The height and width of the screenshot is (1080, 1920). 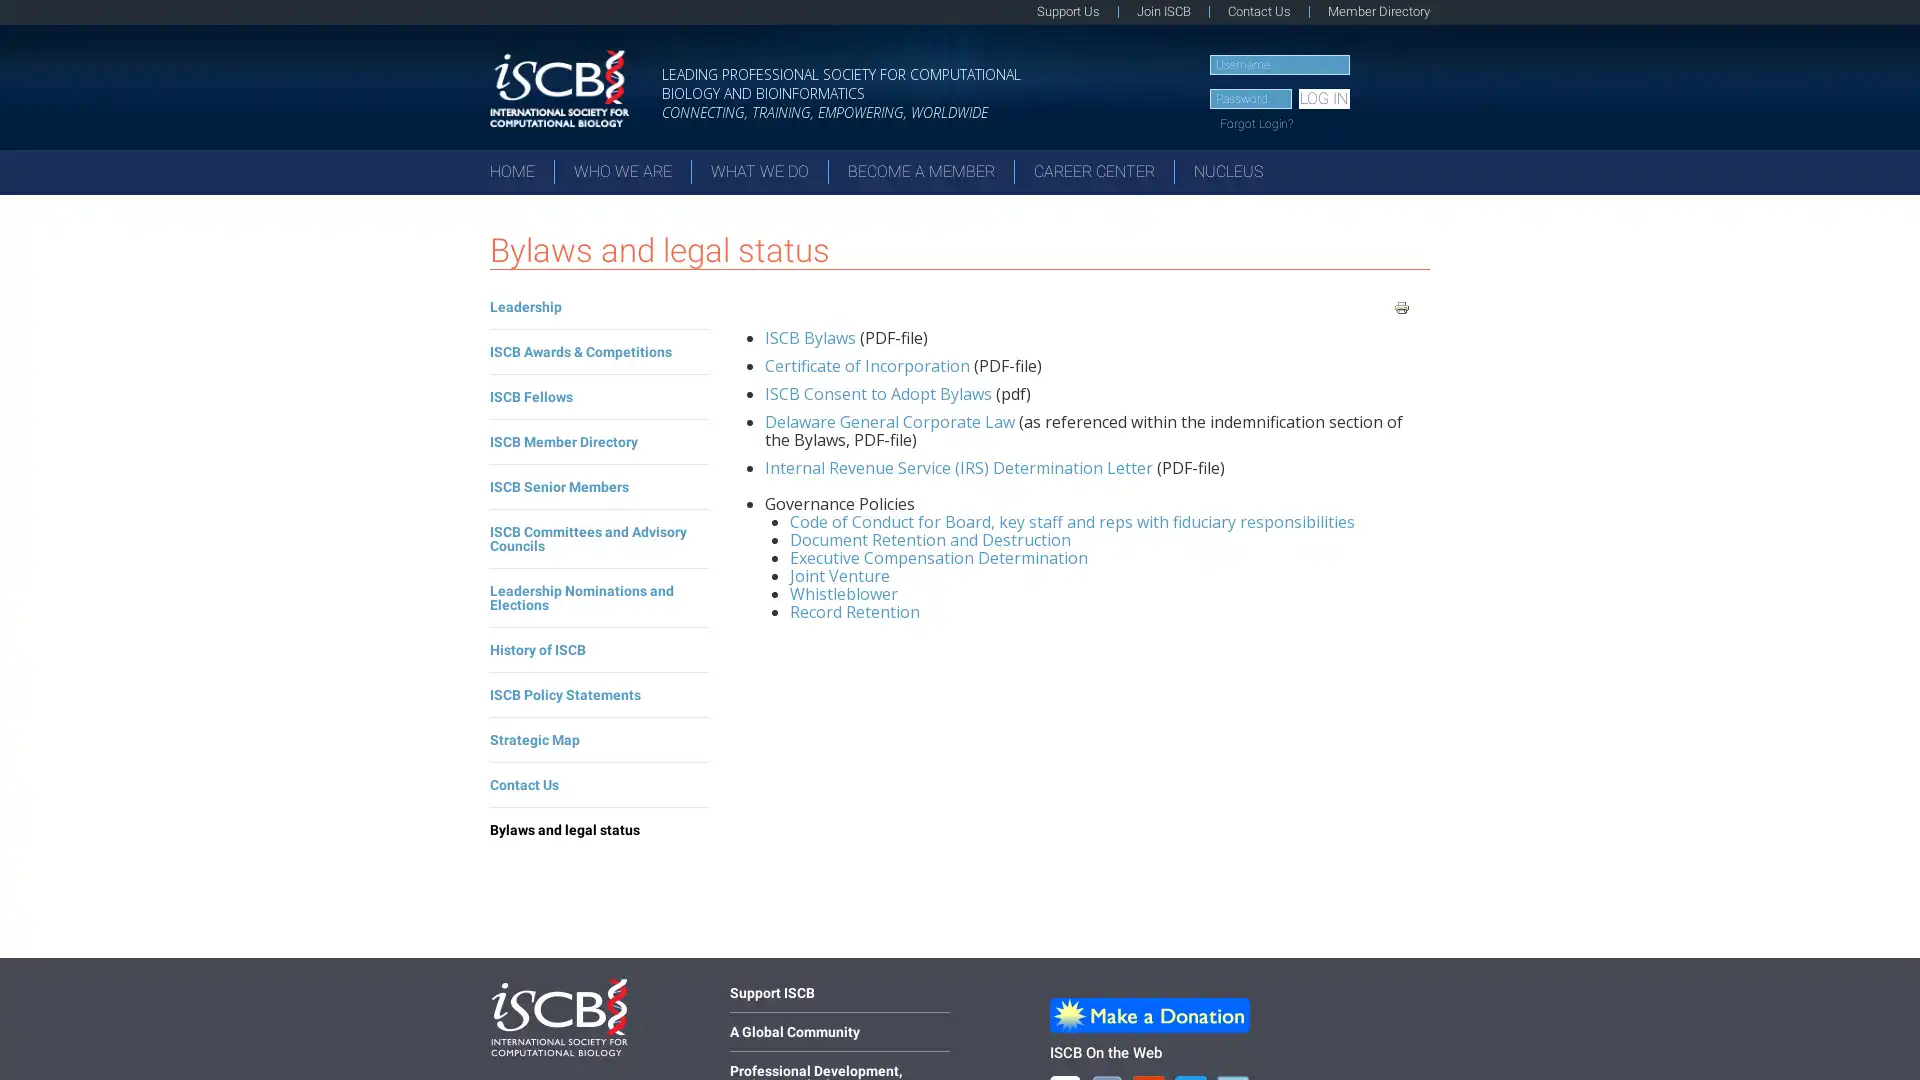 What do you see at coordinates (1323, 99) in the screenshot?
I see `LOG IN` at bounding box center [1323, 99].